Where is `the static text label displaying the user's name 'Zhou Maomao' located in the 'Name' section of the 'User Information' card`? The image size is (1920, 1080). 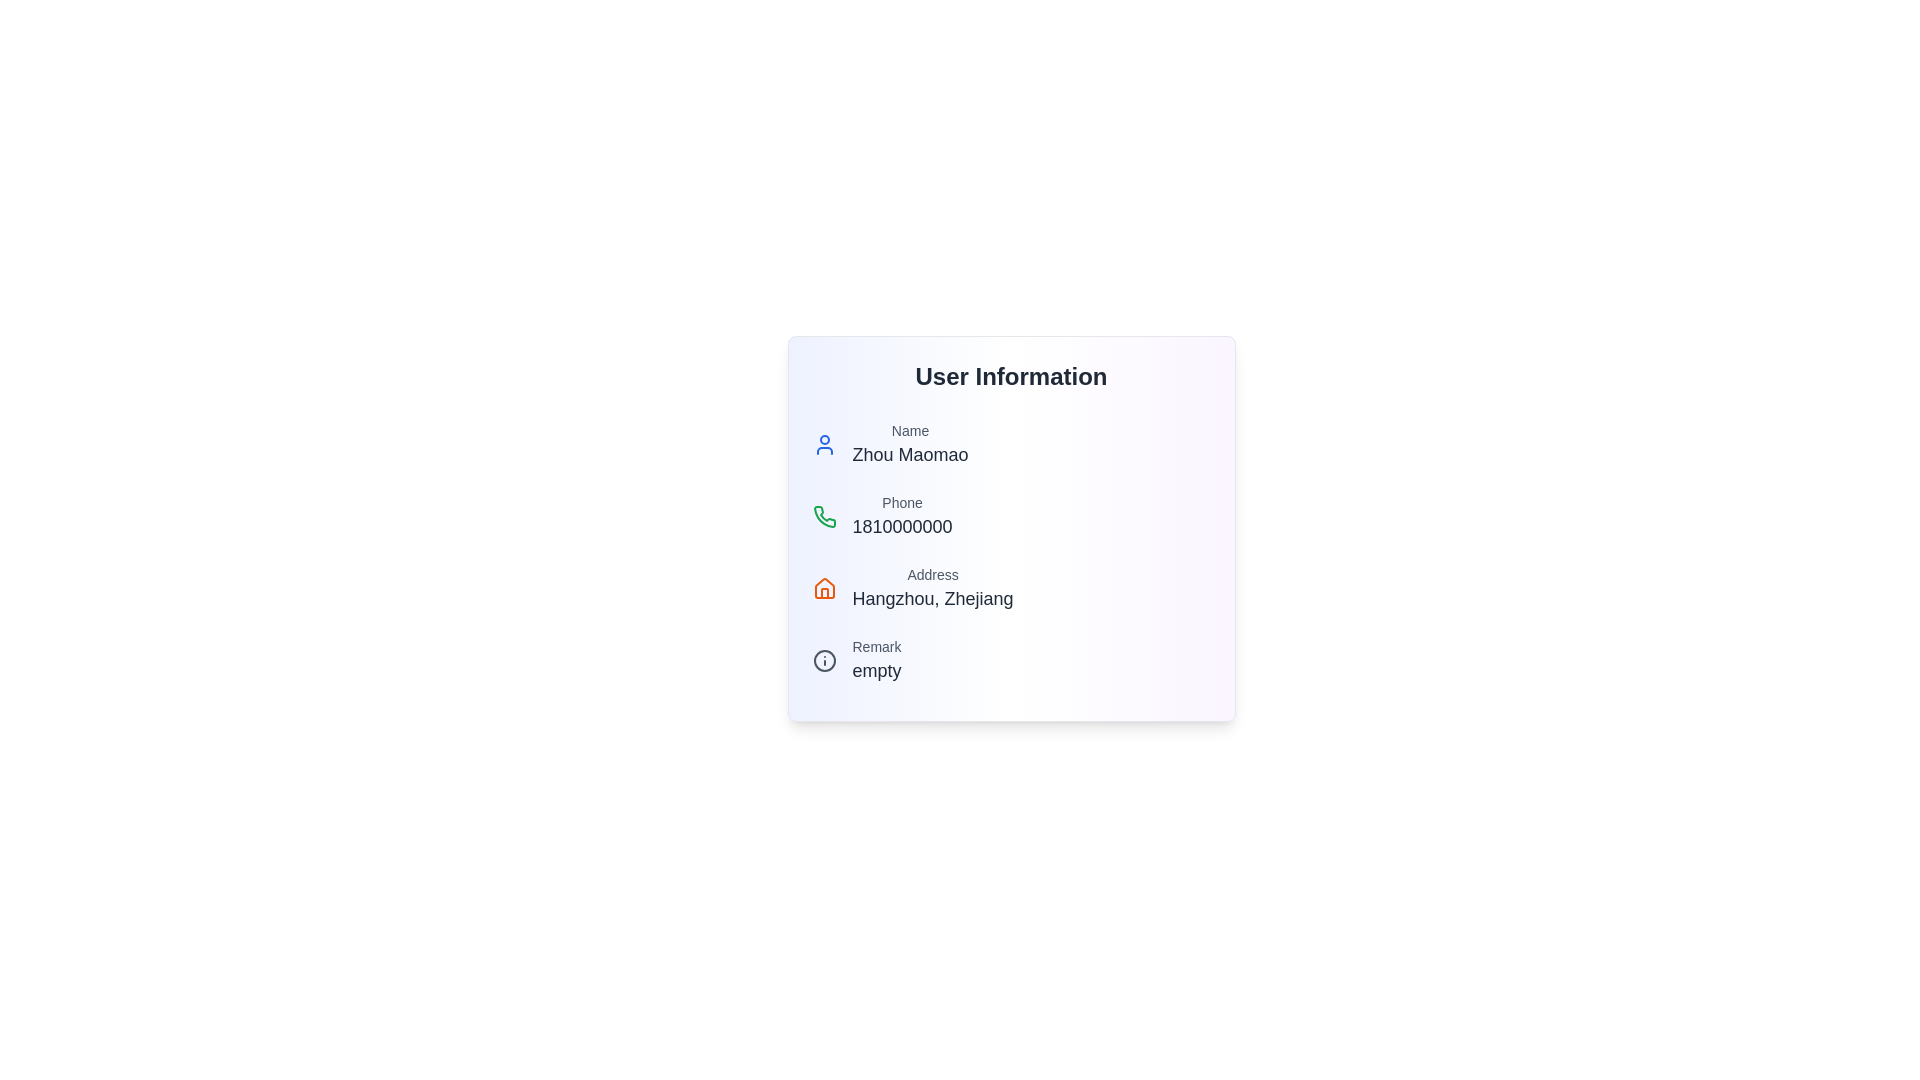 the static text label displaying the user's name 'Zhou Maomao' located in the 'Name' section of the 'User Information' card is located at coordinates (909, 455).